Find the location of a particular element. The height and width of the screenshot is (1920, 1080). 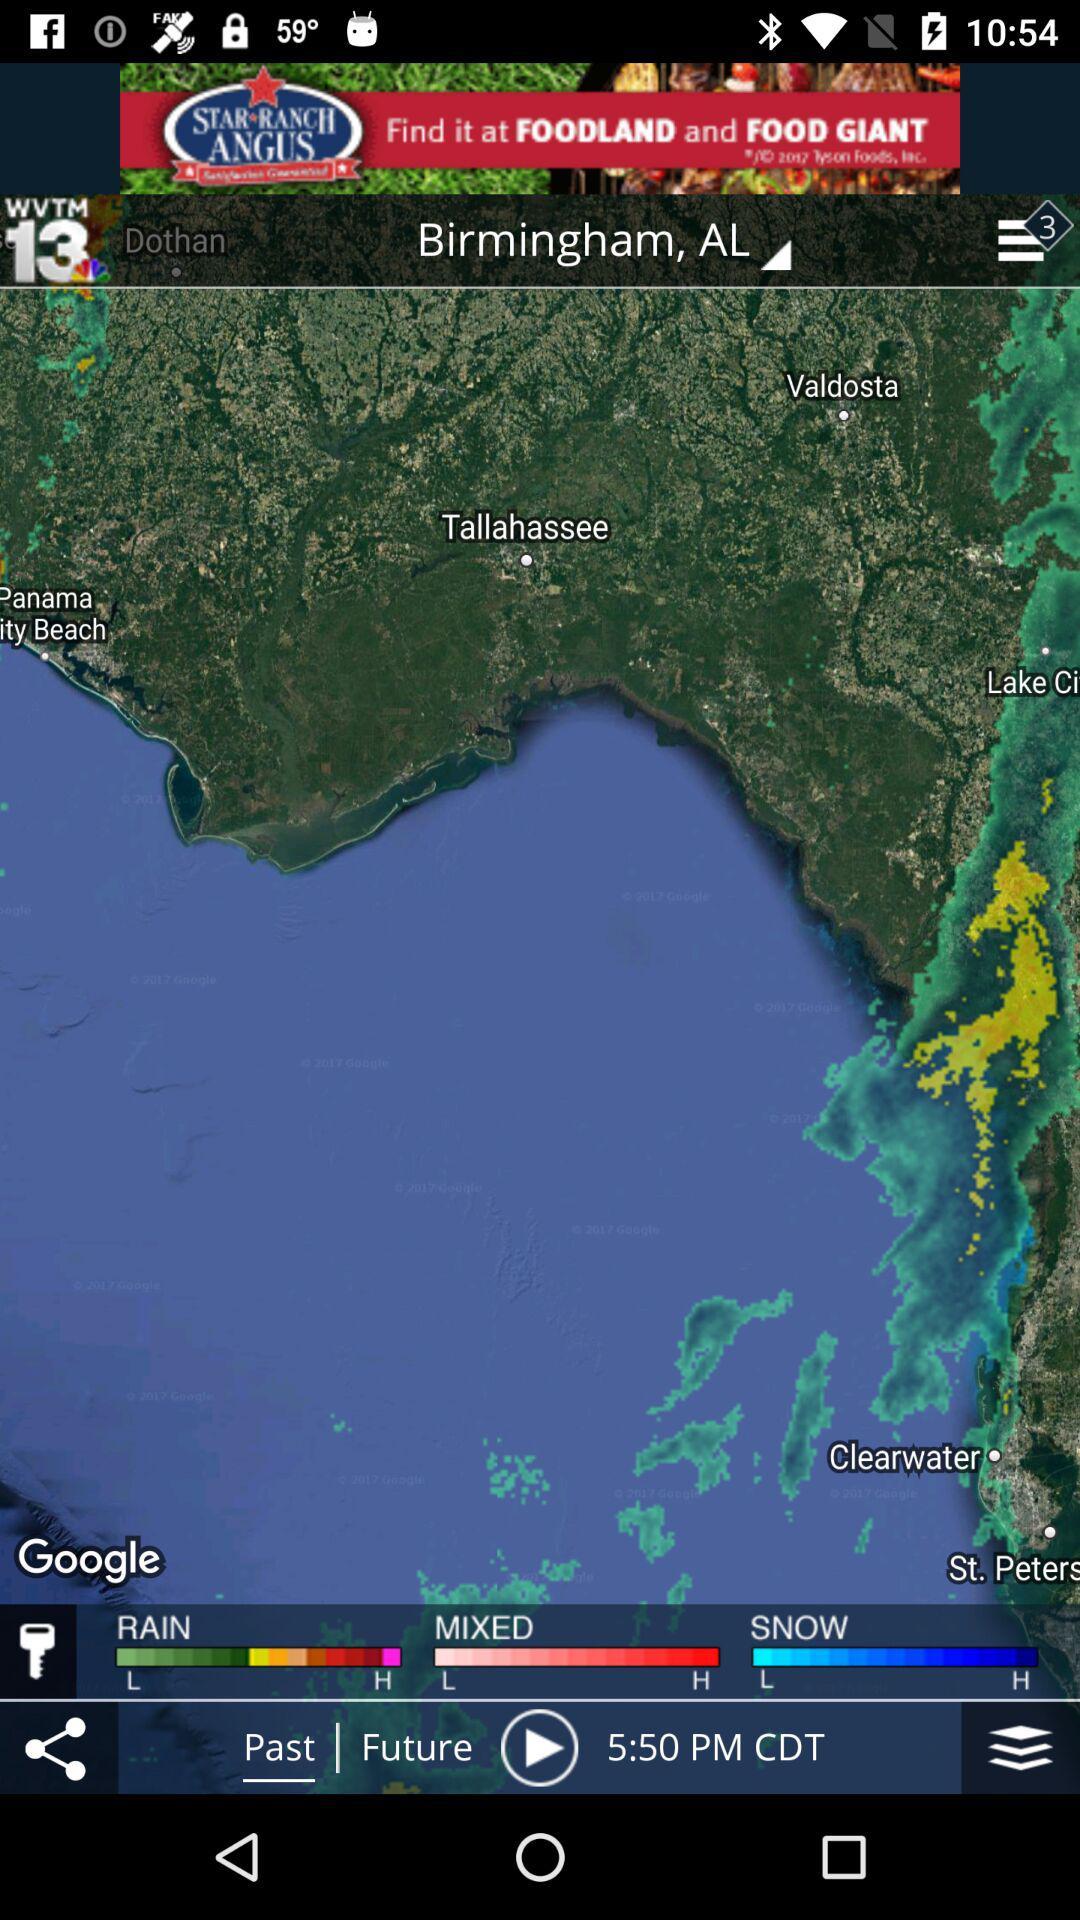

the share icon is located at coordinates (58, 1746).